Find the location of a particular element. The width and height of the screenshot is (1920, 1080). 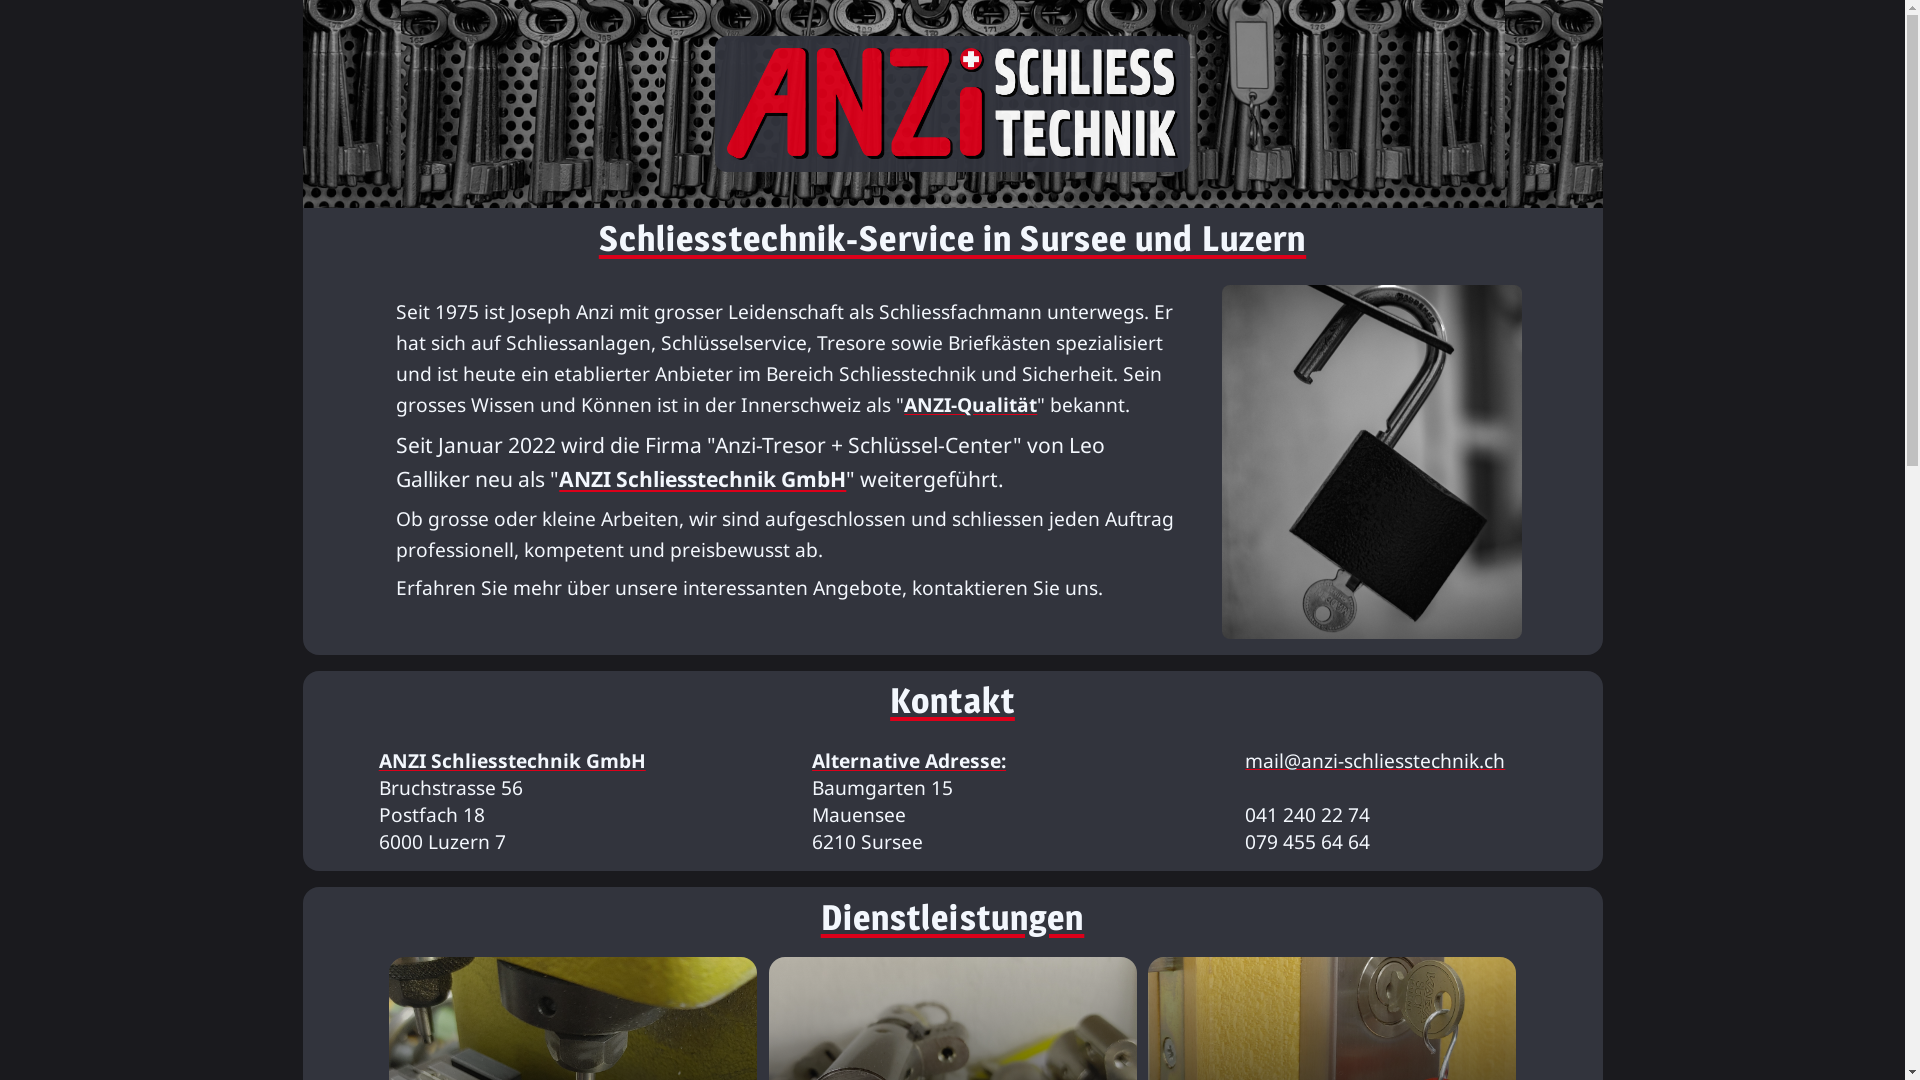

'mail@anzi-schliesstechnik.ch' is located at coordinates (1373, 760).